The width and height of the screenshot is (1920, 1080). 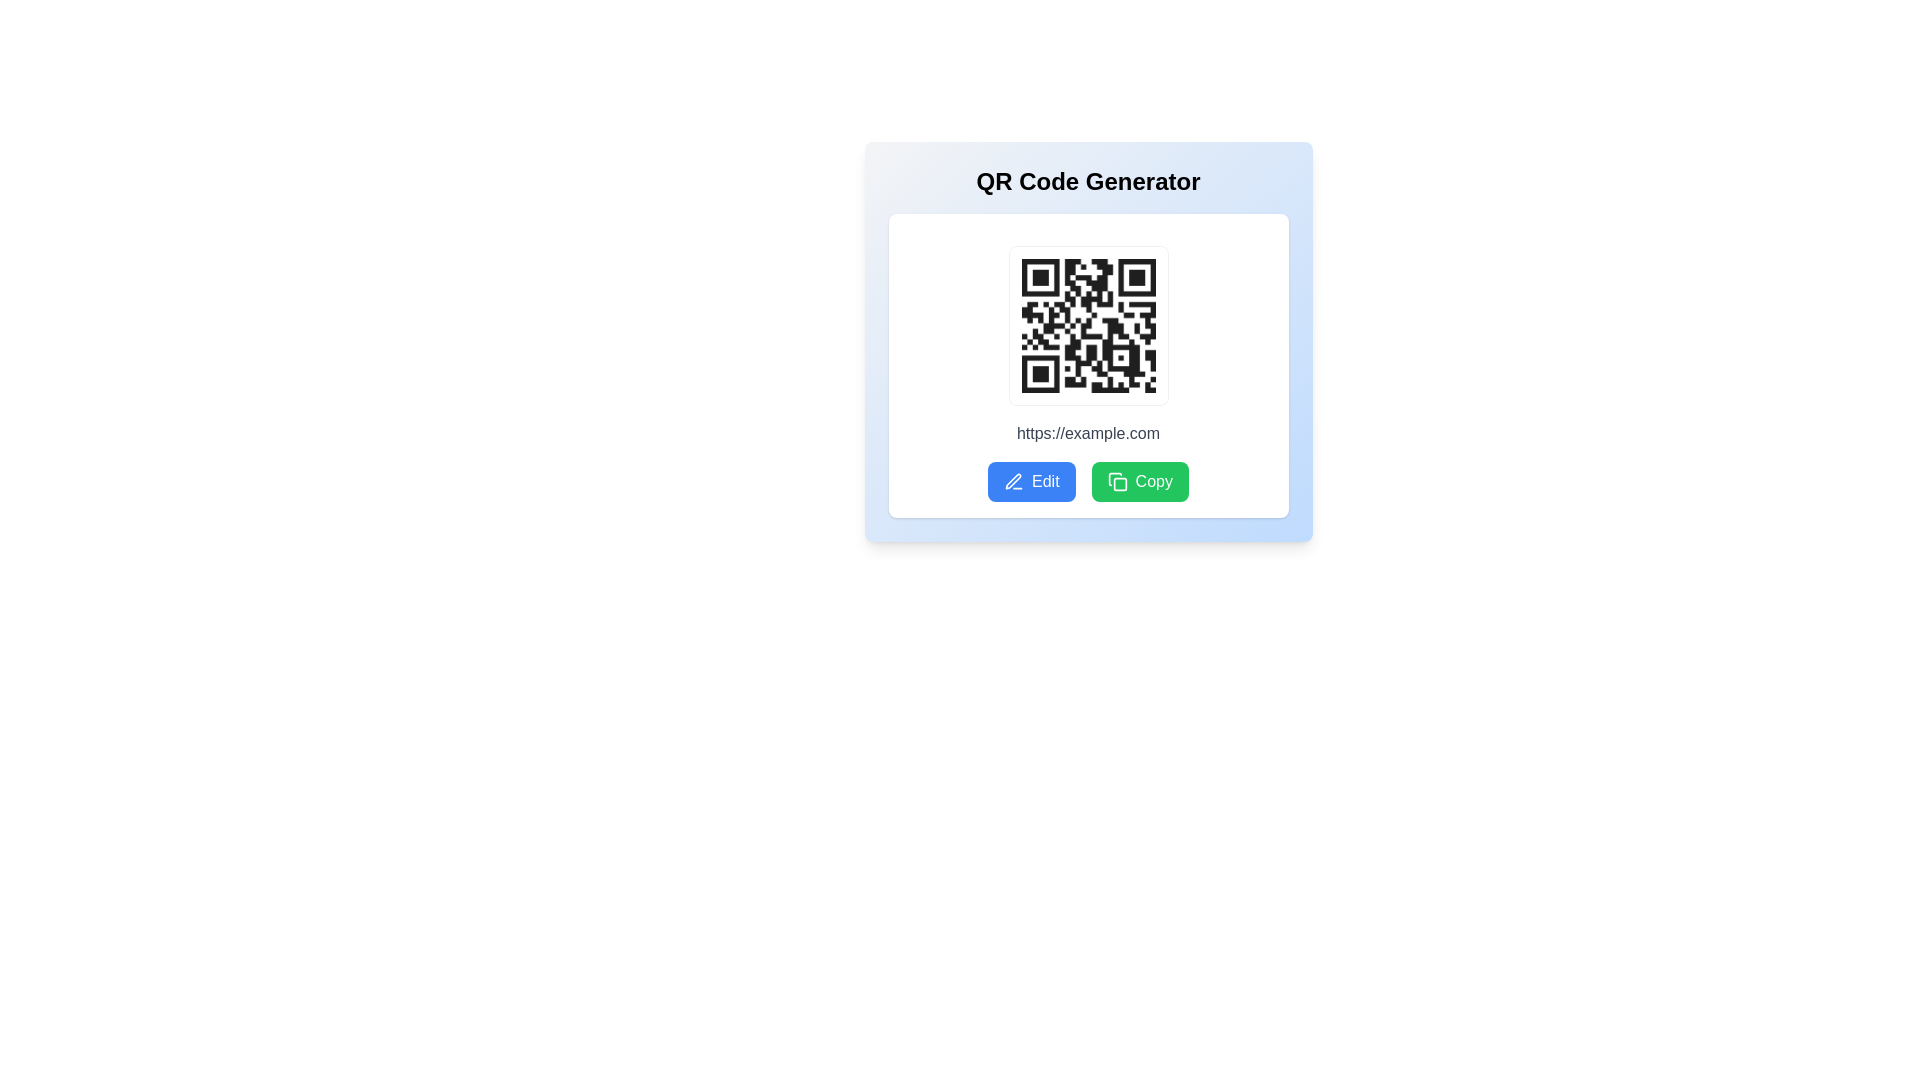 What do you see at coordinates (1120, 484) in the screenshot?
I see `the SVG rectangle element that represents the 'Copy' button in the modal titled 'QR Code Generator'` at bounding box center [1120, 484].